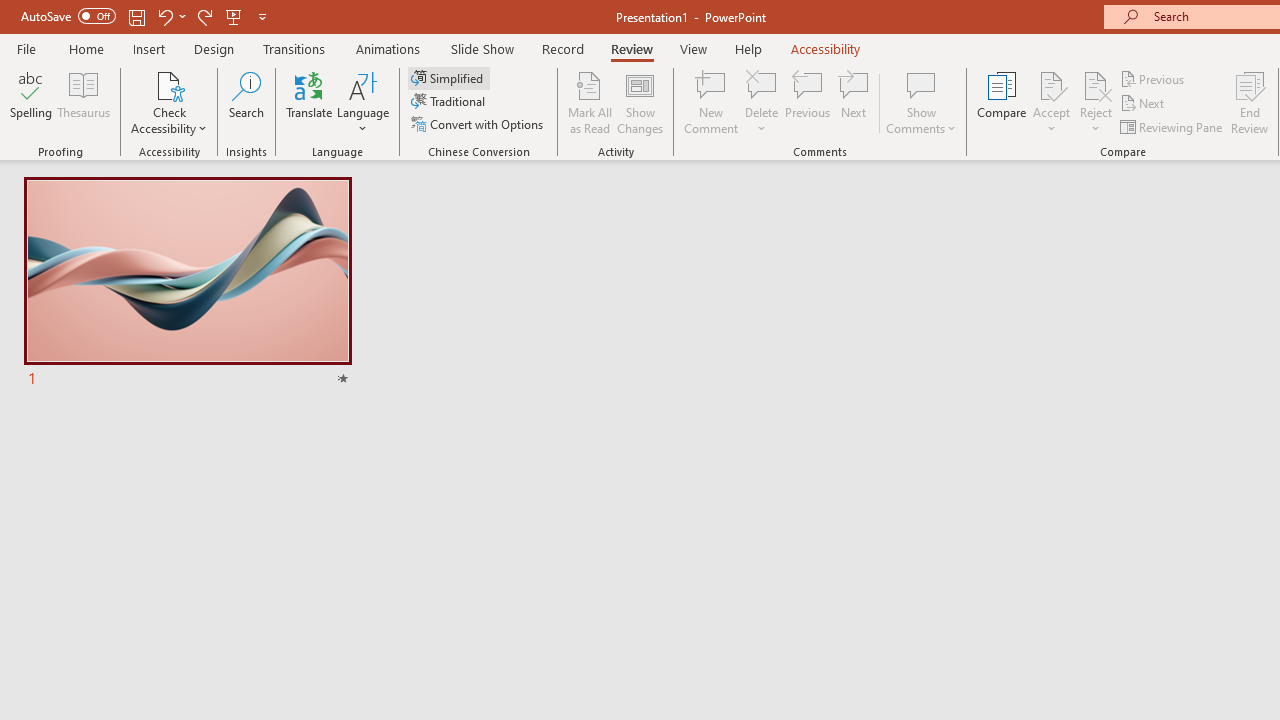  I want to click on 'Review', so click(630, 48).